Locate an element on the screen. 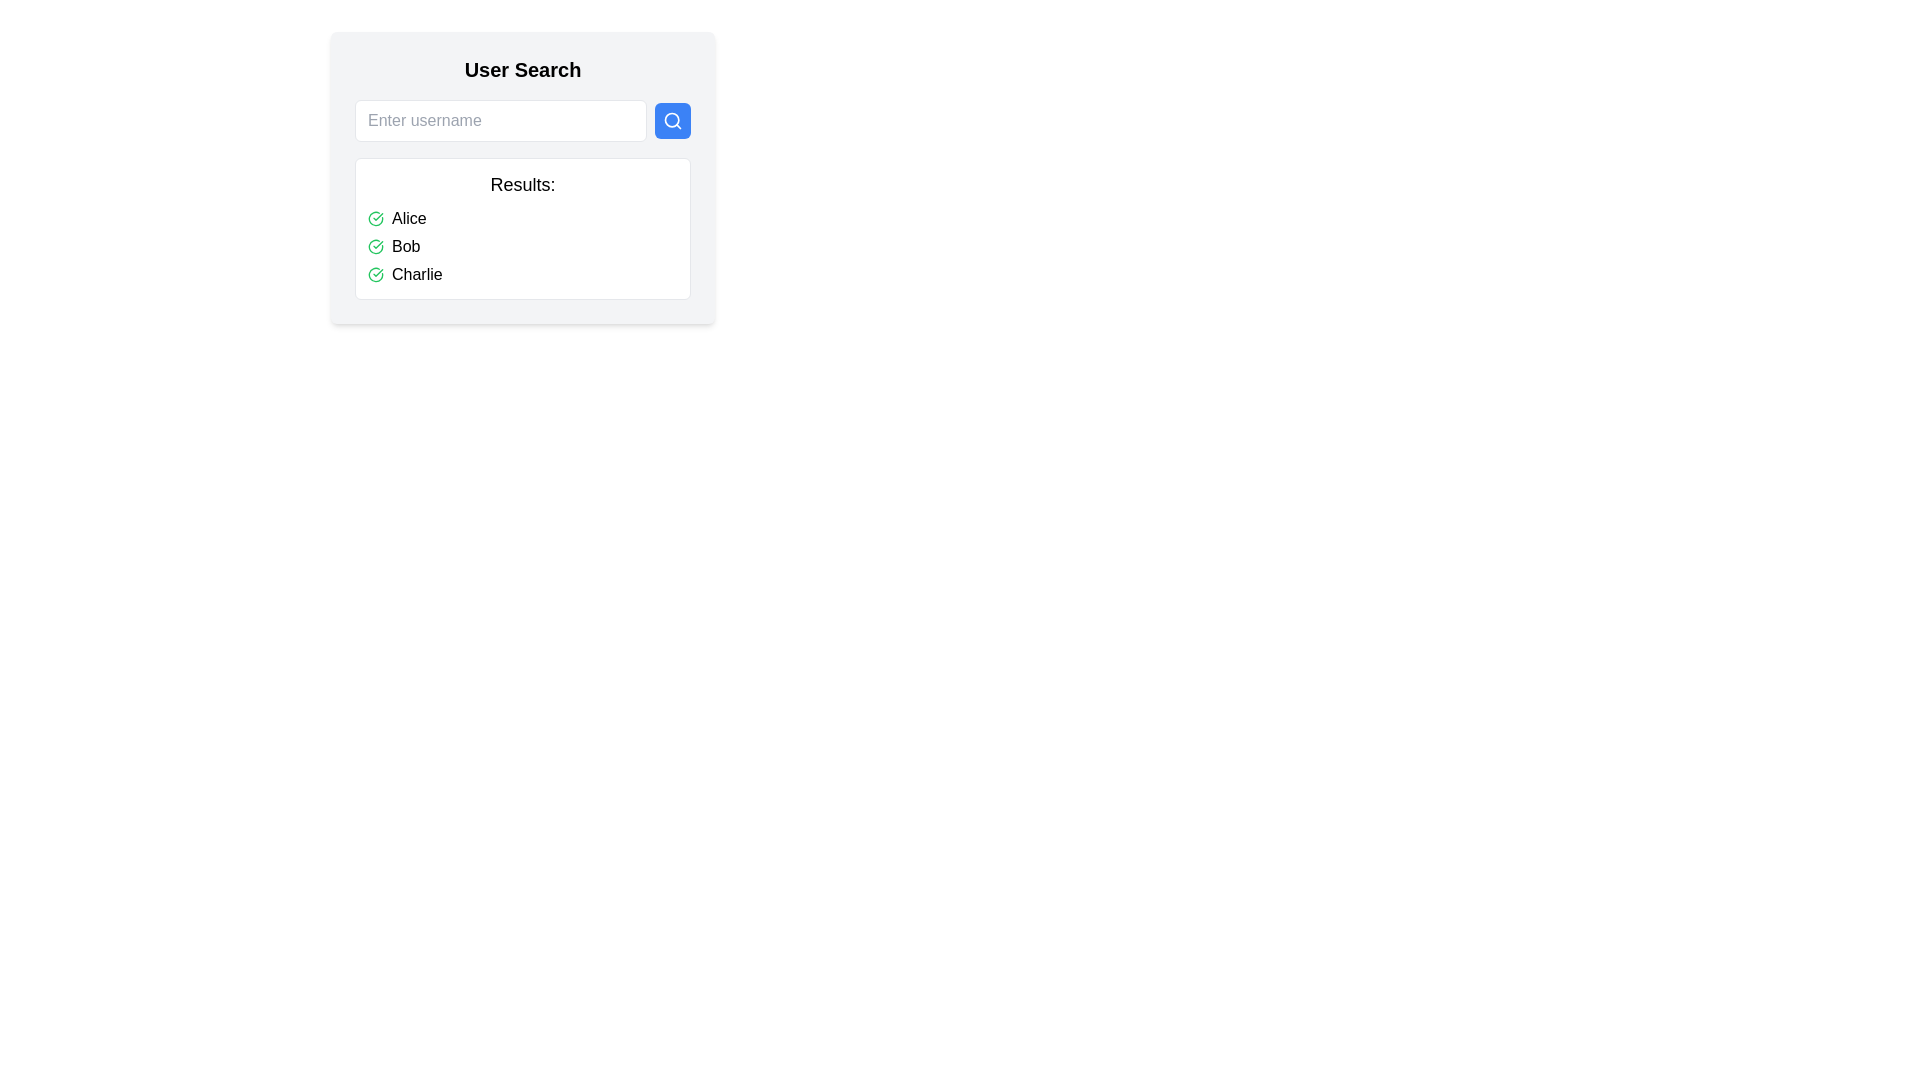 This screenshot has width=1920, height=1080. the blue magnifying glass icon located within a circular border to the right of the 'Enter username' input box to initiate a search is located at coordinates (672, 120).